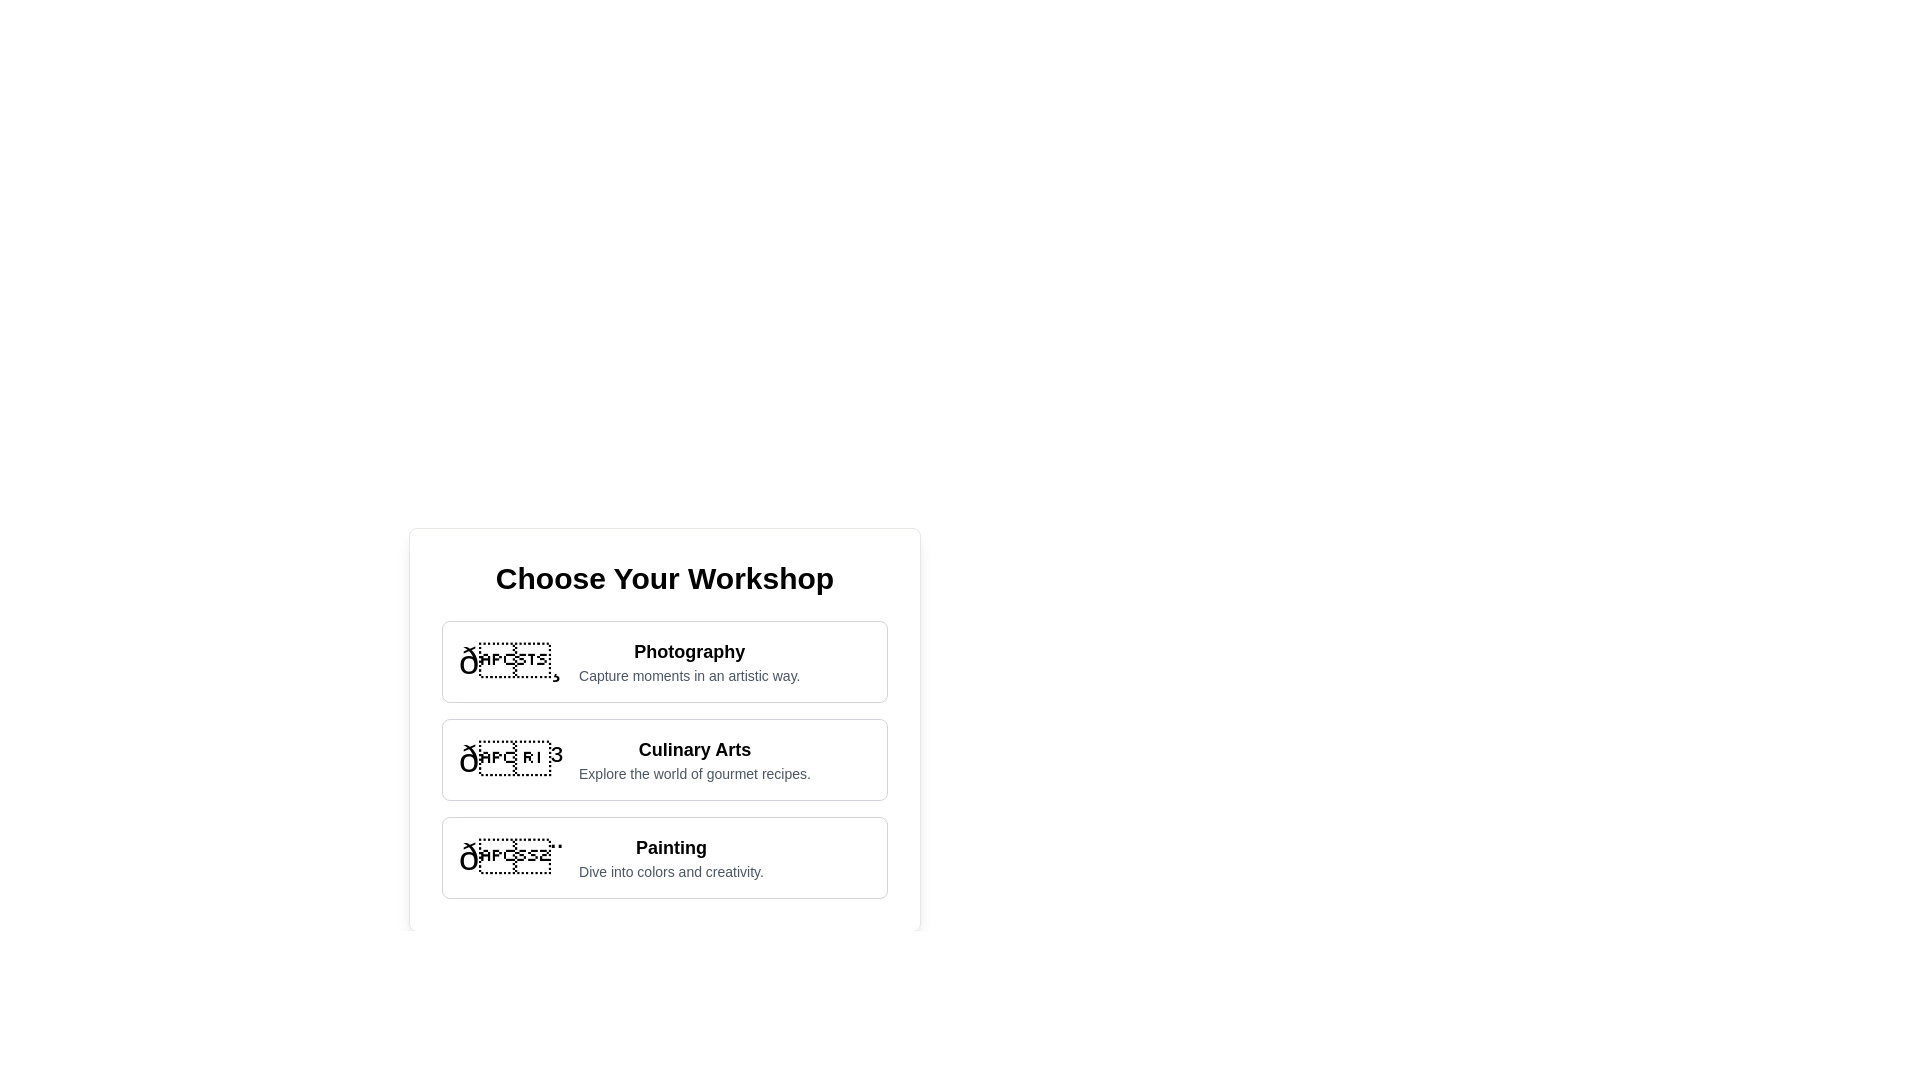 The height and width of the screenshot is (1080, 1920). I want to click on the Text Display element that serves as a descriptive title and subtitle for the 'Photography' option in the list of workshops under 'Choose Your Workshop.', so click(689, 662).